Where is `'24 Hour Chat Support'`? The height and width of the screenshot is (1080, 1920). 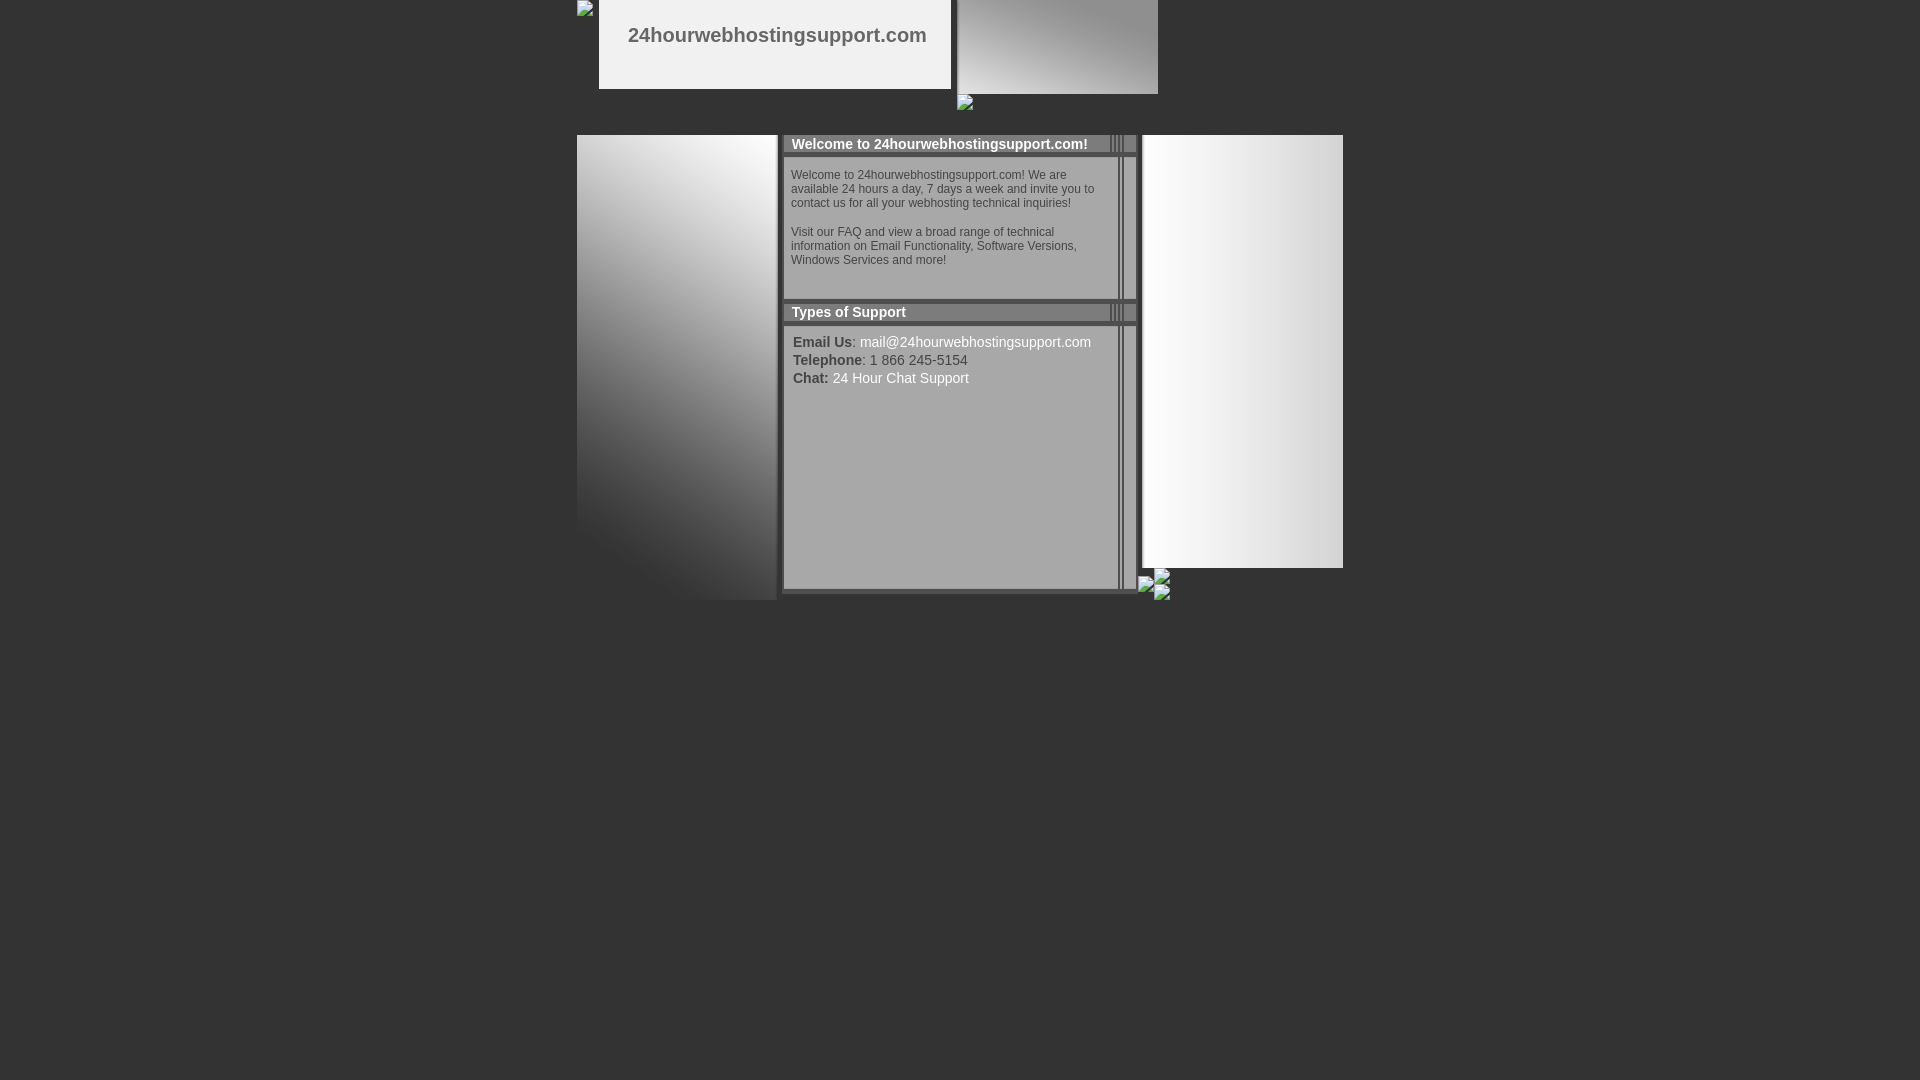 '24 Hour Chat Support' is located at coordinates (900, 378).